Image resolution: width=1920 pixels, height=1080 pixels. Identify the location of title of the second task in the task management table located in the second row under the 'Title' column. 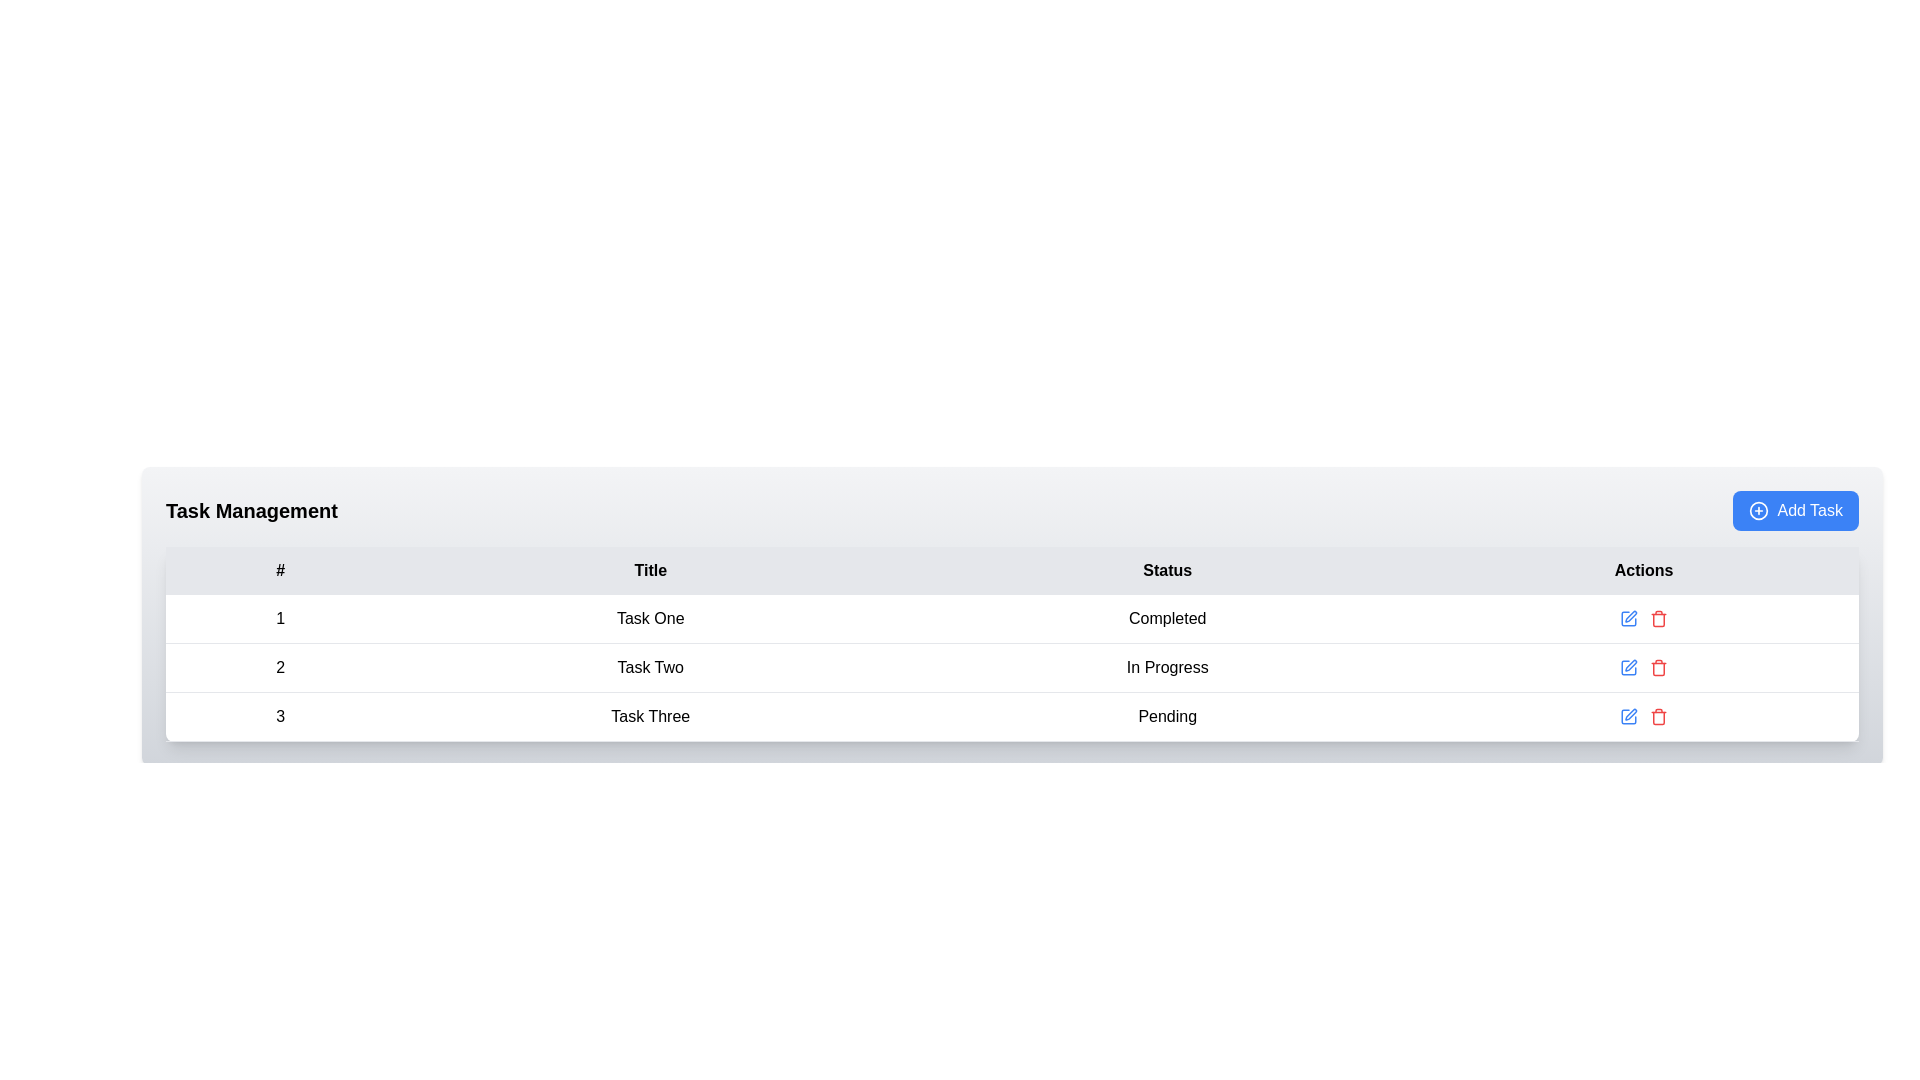
(650, 667).